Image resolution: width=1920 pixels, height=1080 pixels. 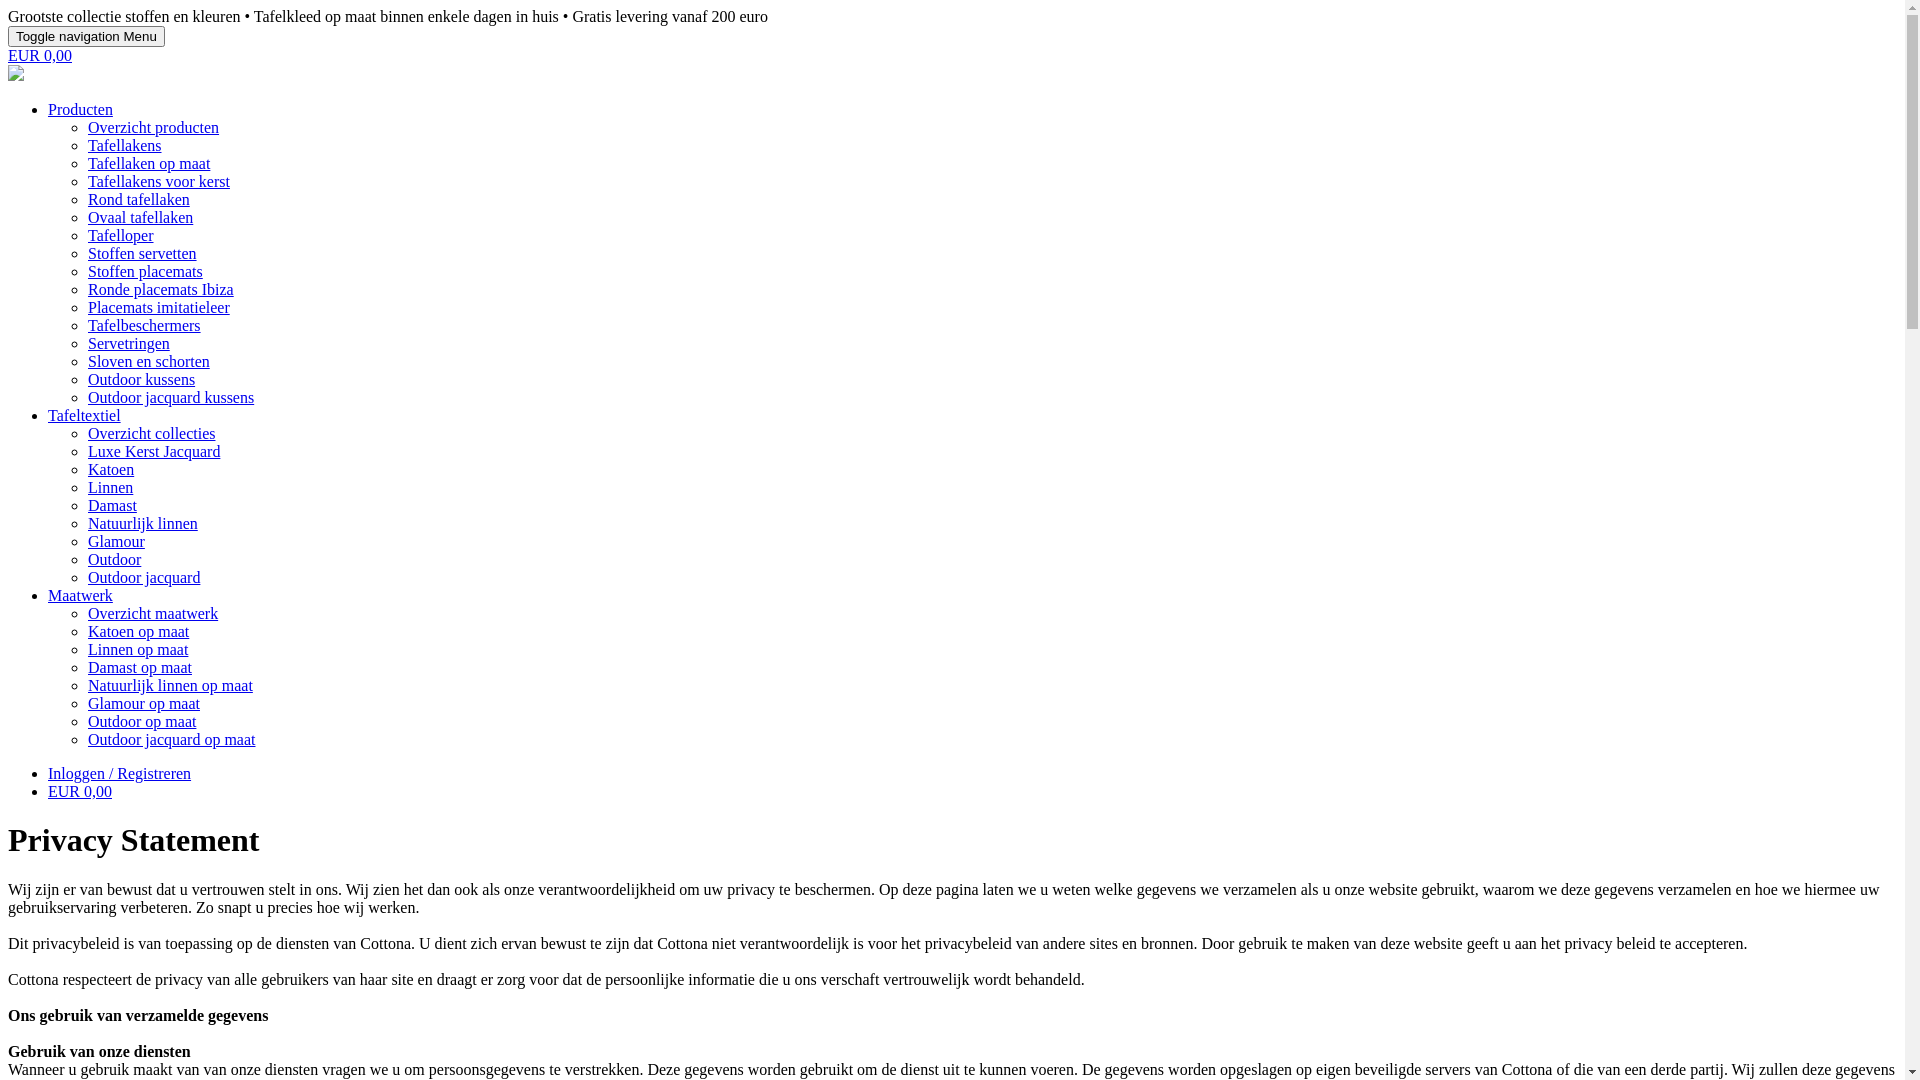 What do you see at coordinates (119, 234) in the screenshot?
I see `'Tafelloper'` at bounding box center [119, 234].